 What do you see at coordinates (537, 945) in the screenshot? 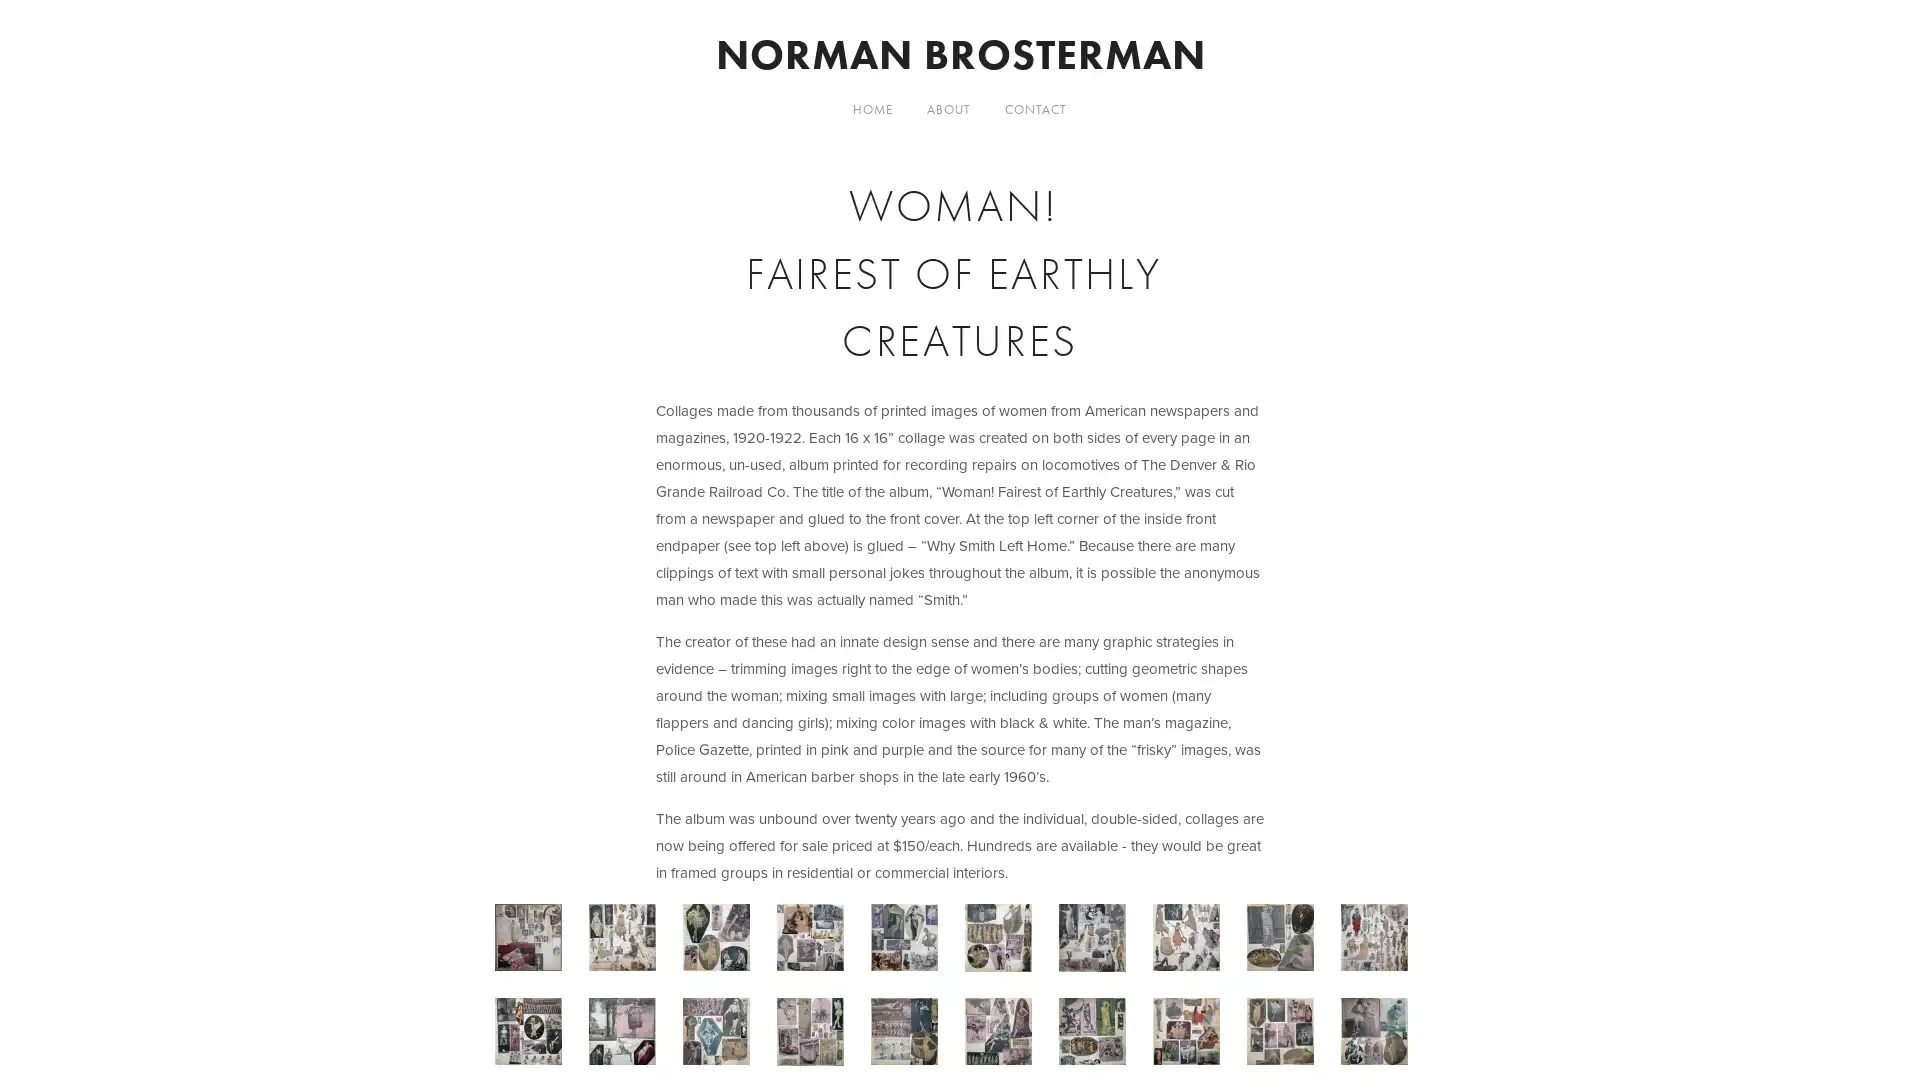
I see `View fullsize Smith-endpaper1500px.jpg` at bounding box center [537, 945].